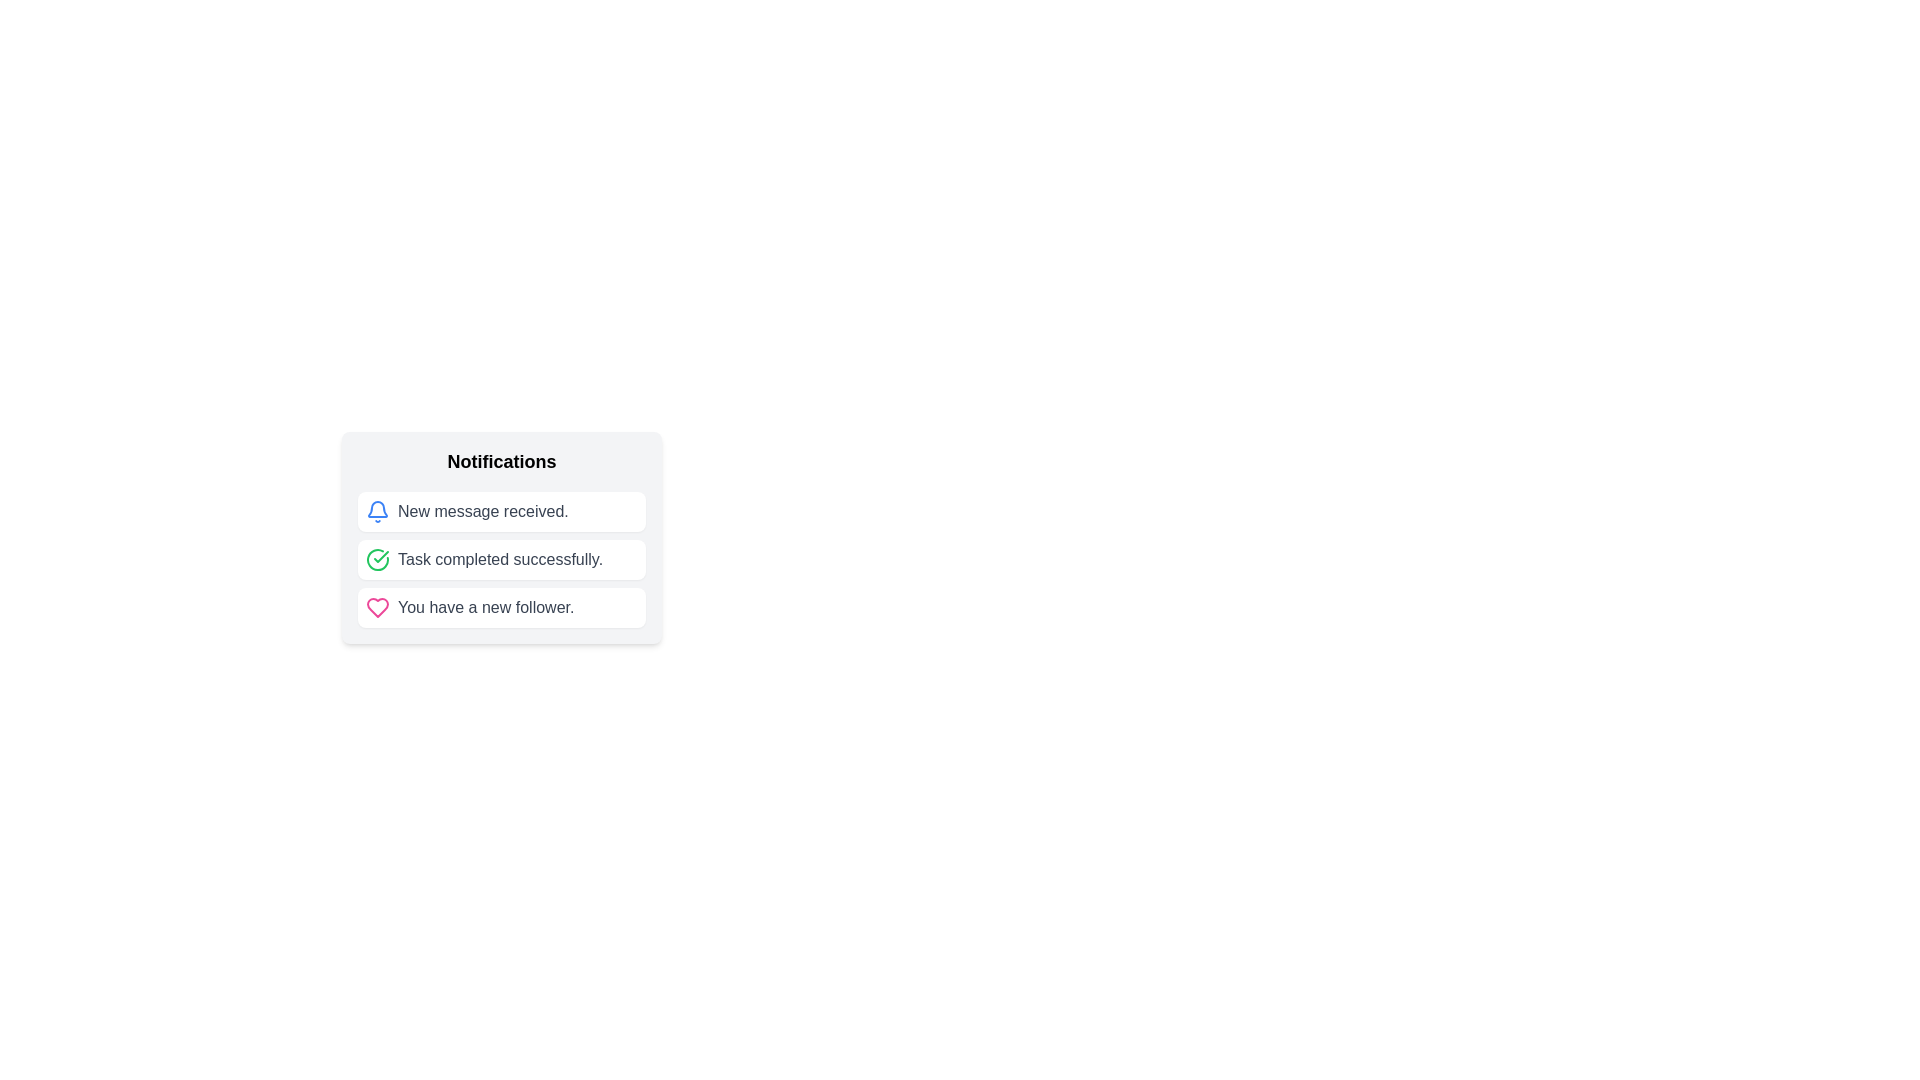  I want to click on the text element displaying 'New message received.' in gray color, located within the first notification item of the list, so click(483, 511).